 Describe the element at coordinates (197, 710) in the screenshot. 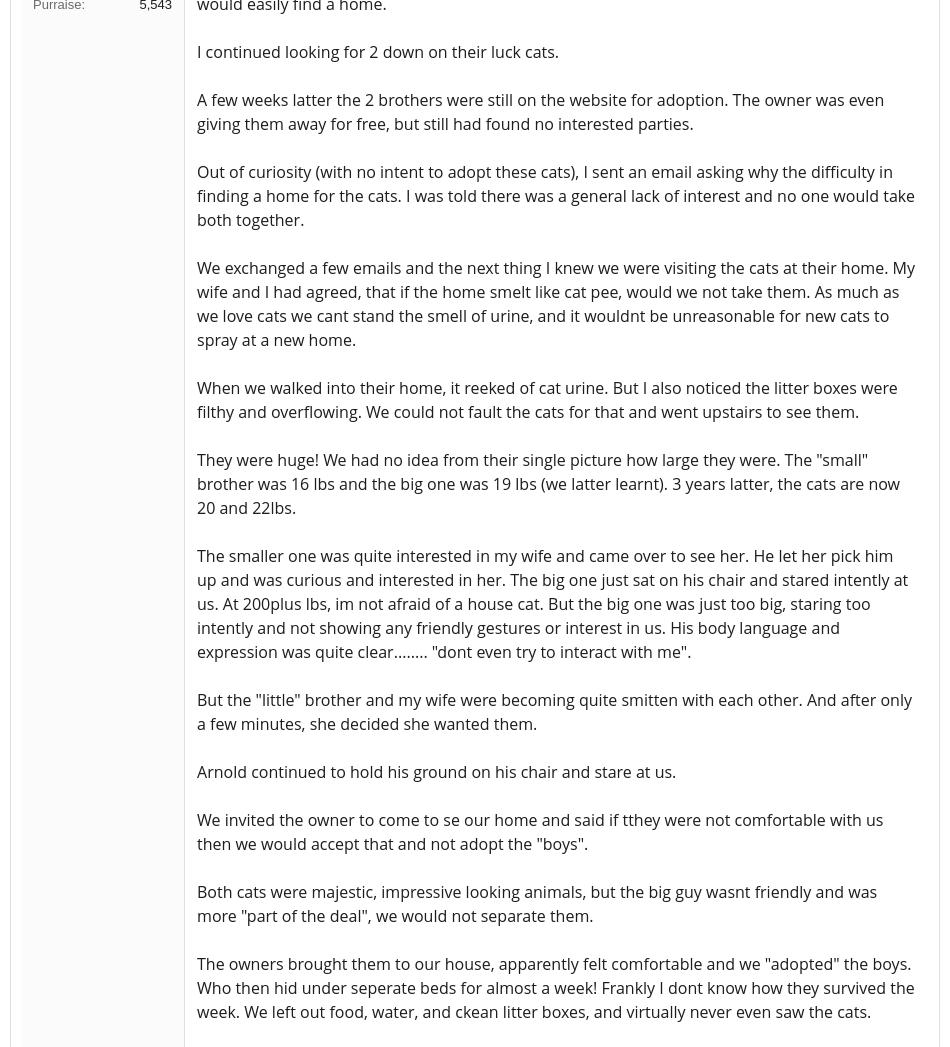

I see `'But the "little" brother and my wife were becoming quite smitten with each other. And after only a few minutes, she decided she wanted them.'` at that location.